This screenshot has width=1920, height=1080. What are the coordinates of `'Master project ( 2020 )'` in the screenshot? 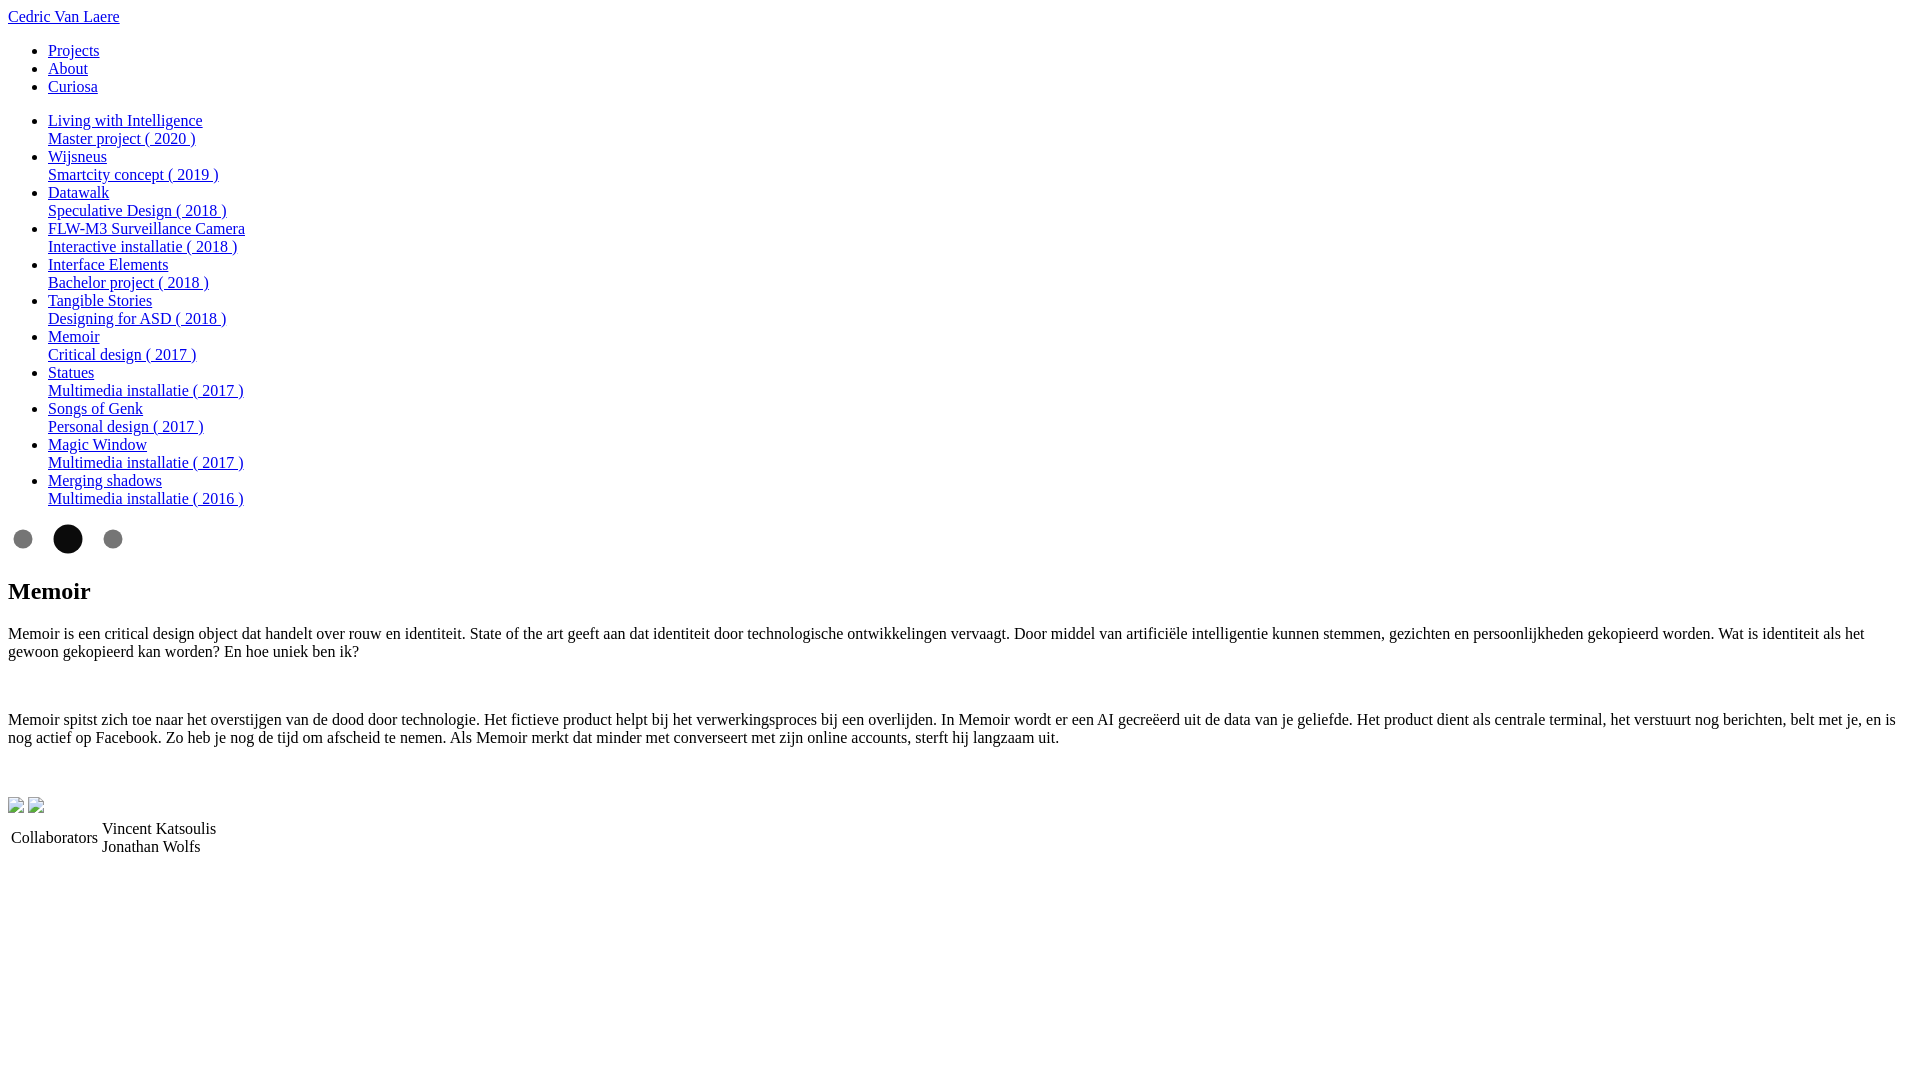 It's located at (120, 137).